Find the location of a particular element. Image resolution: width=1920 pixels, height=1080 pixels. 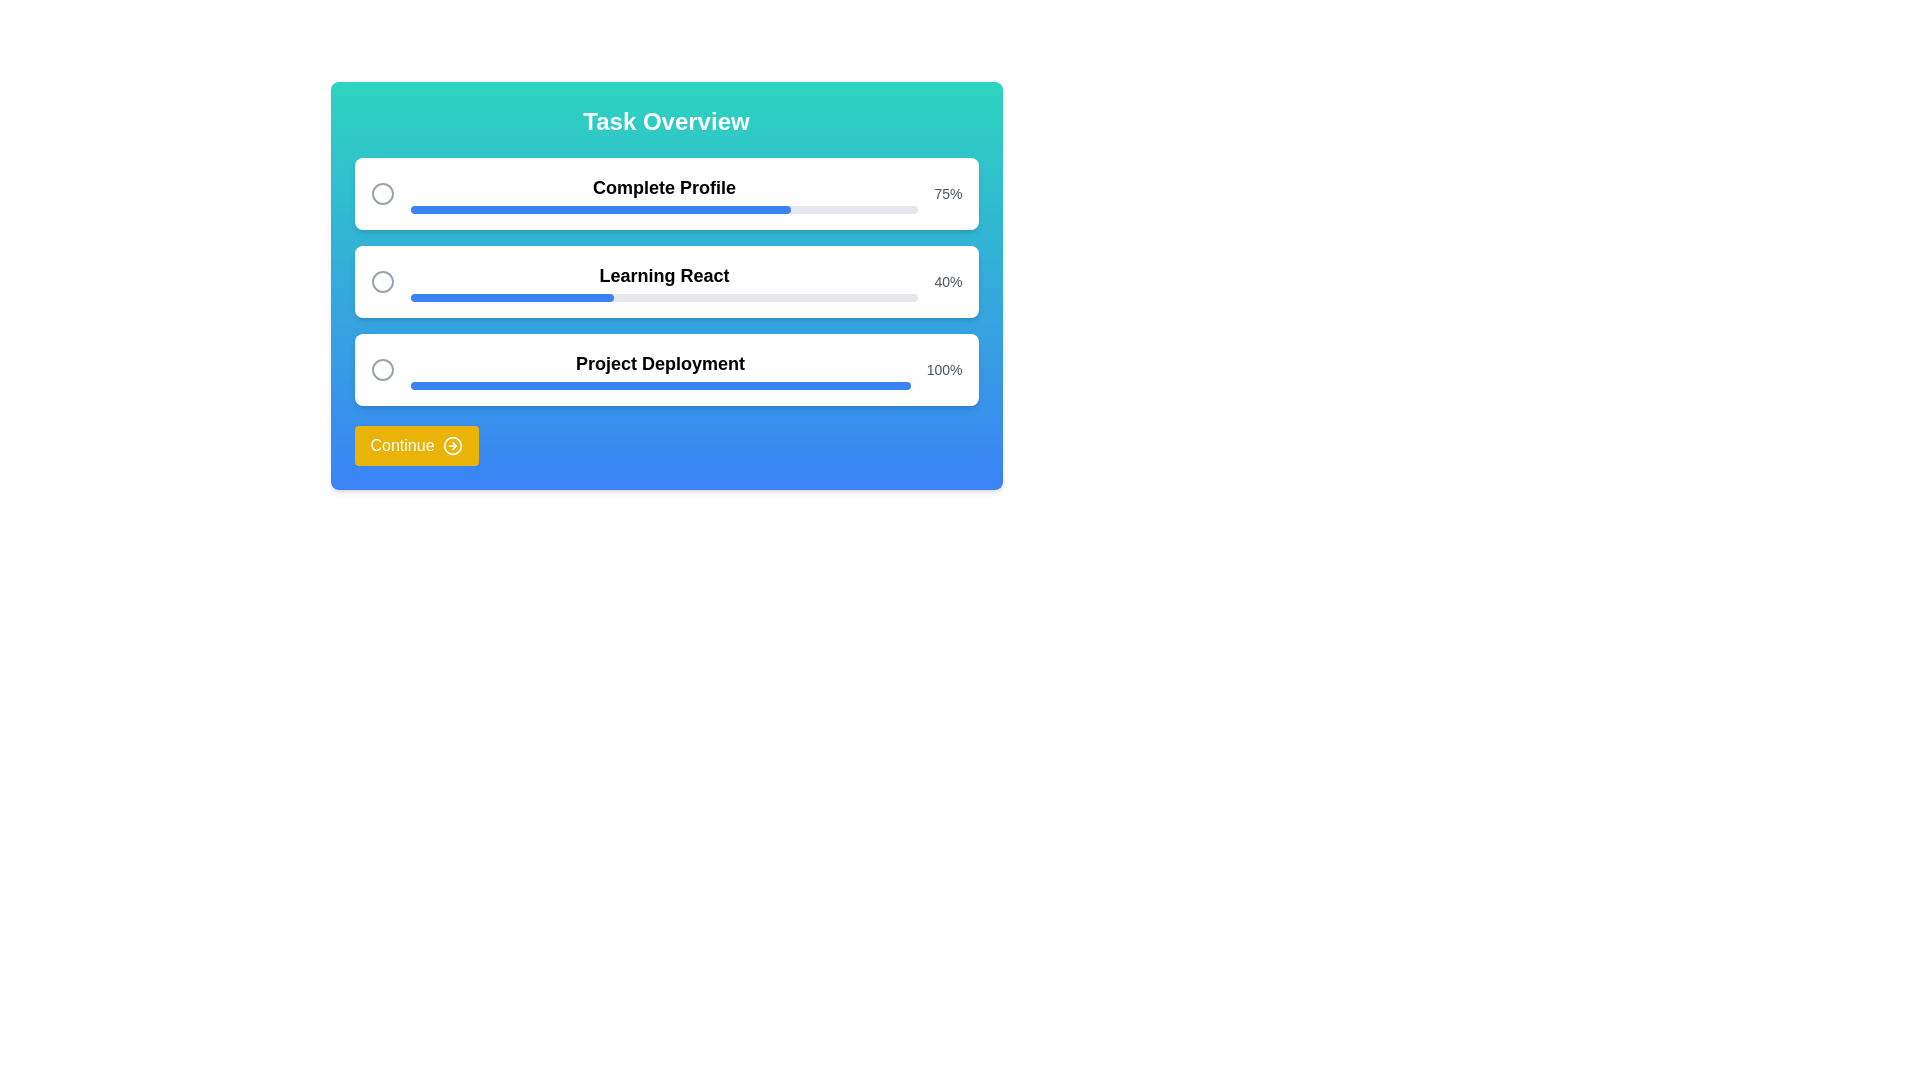

text displayed in the third card-like section of the interface, which shows the title 'Project Deployment' and is located centrally above the text indicator '100%' is located at coordinates (660, 370).